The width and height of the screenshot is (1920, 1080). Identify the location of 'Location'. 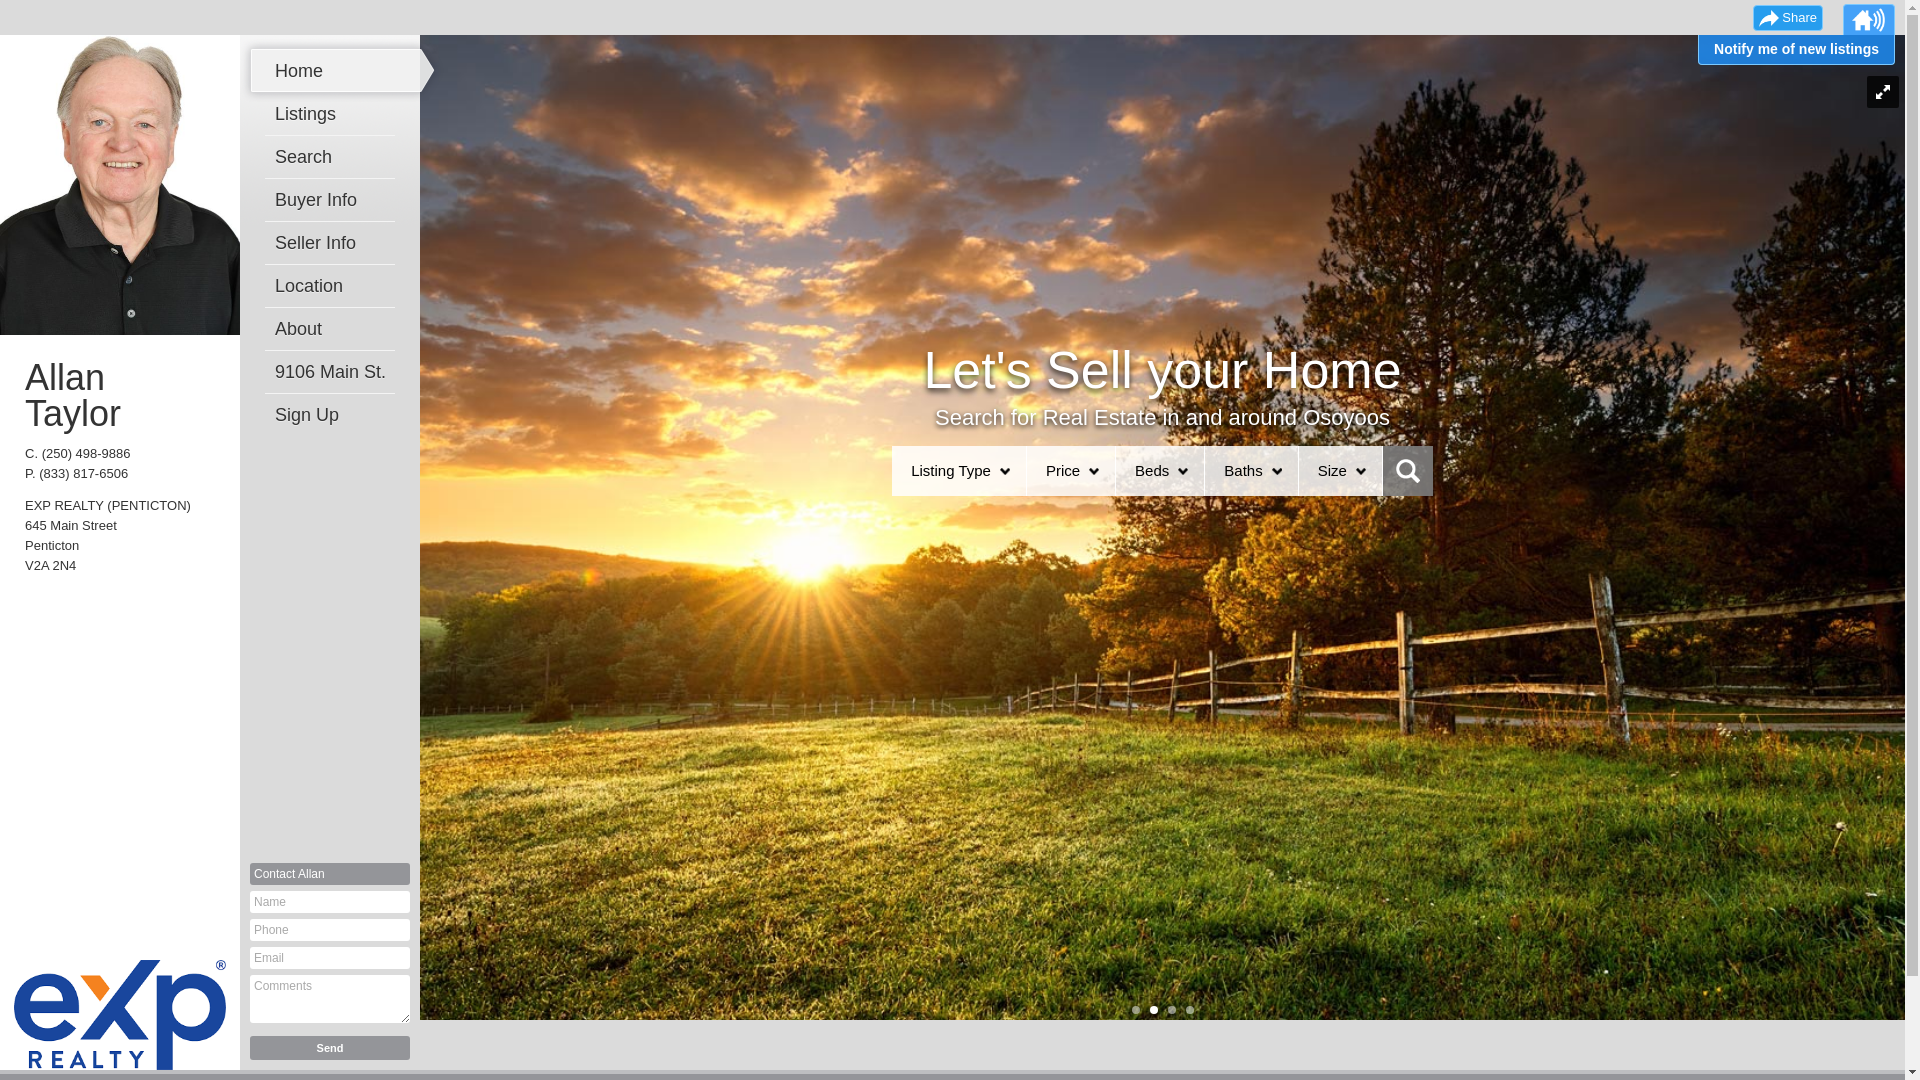
(335, 285).